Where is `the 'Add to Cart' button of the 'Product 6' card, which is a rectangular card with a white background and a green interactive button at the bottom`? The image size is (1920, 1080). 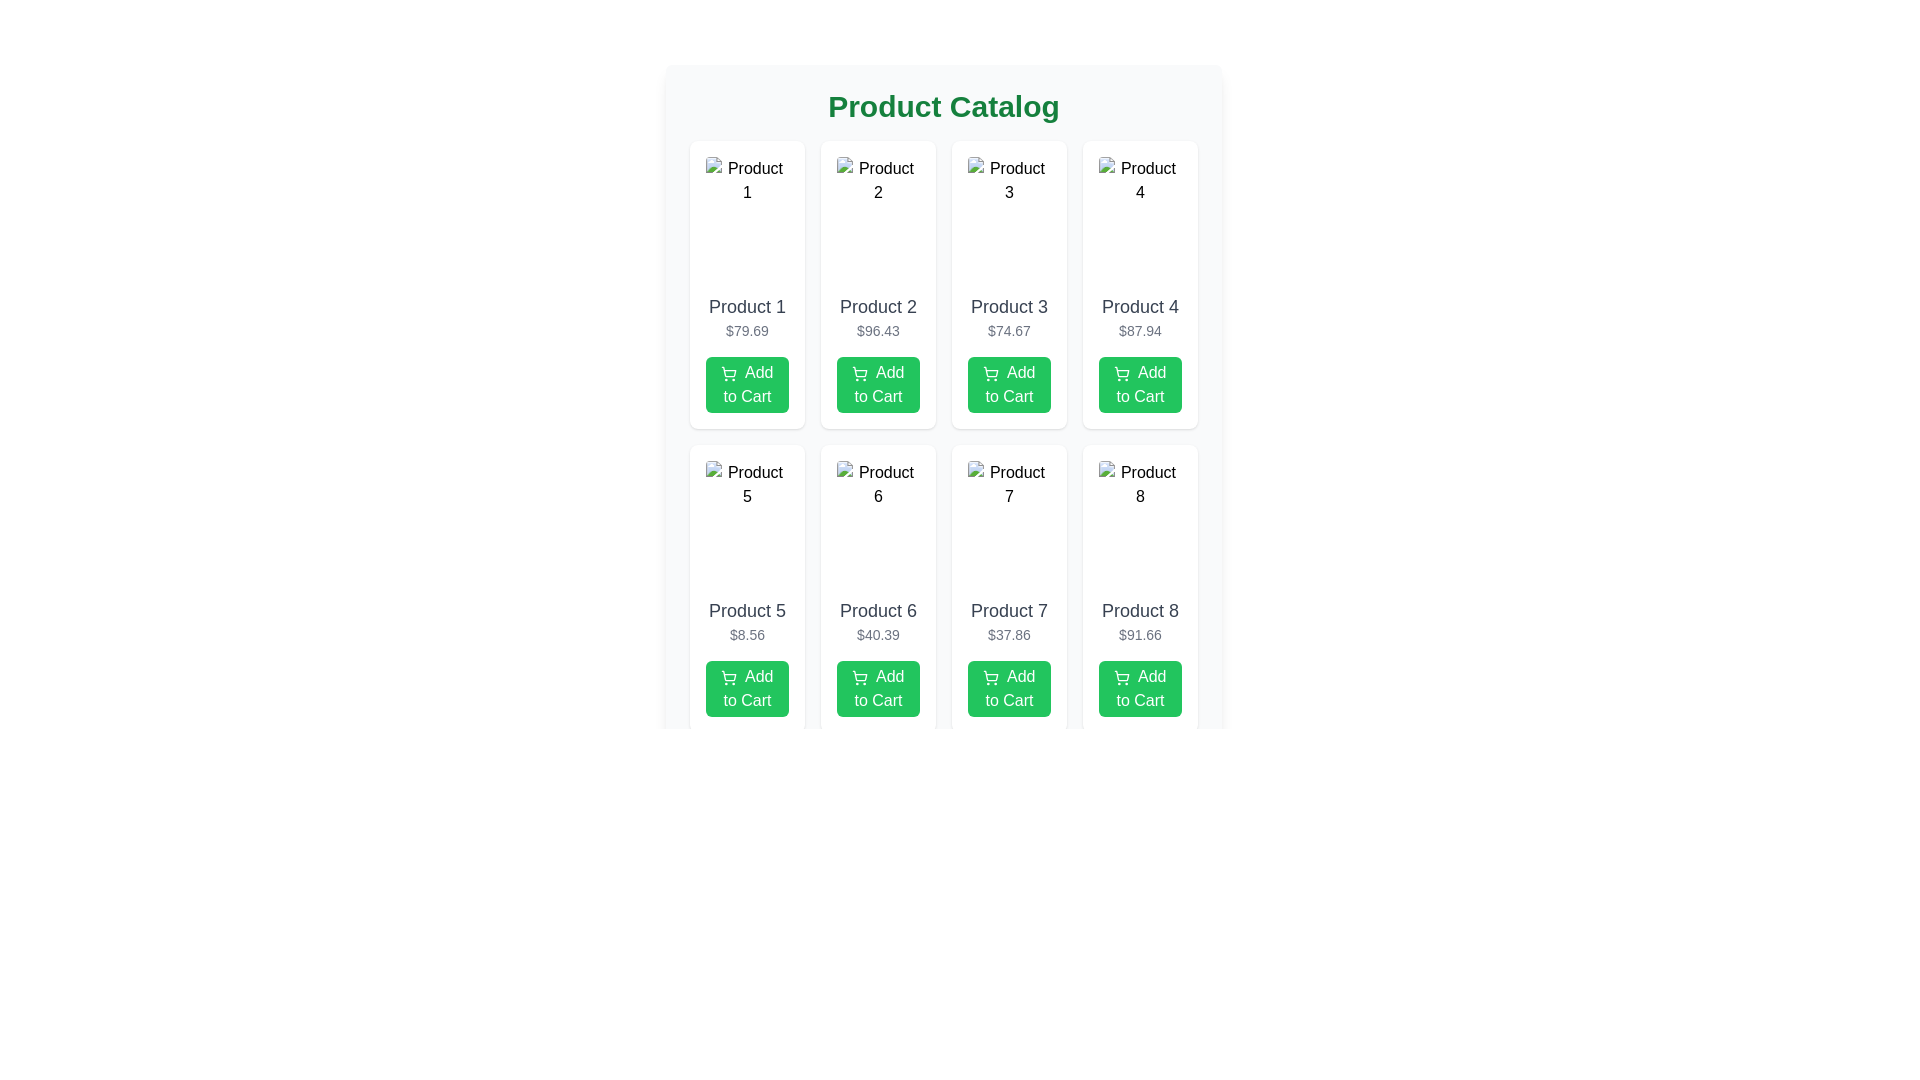
the 'Add to Cart' button of the 'Product 6' card, which is a rectangular card with a white background and a green interactive button at the bottom is located at coordinates (878, 588).